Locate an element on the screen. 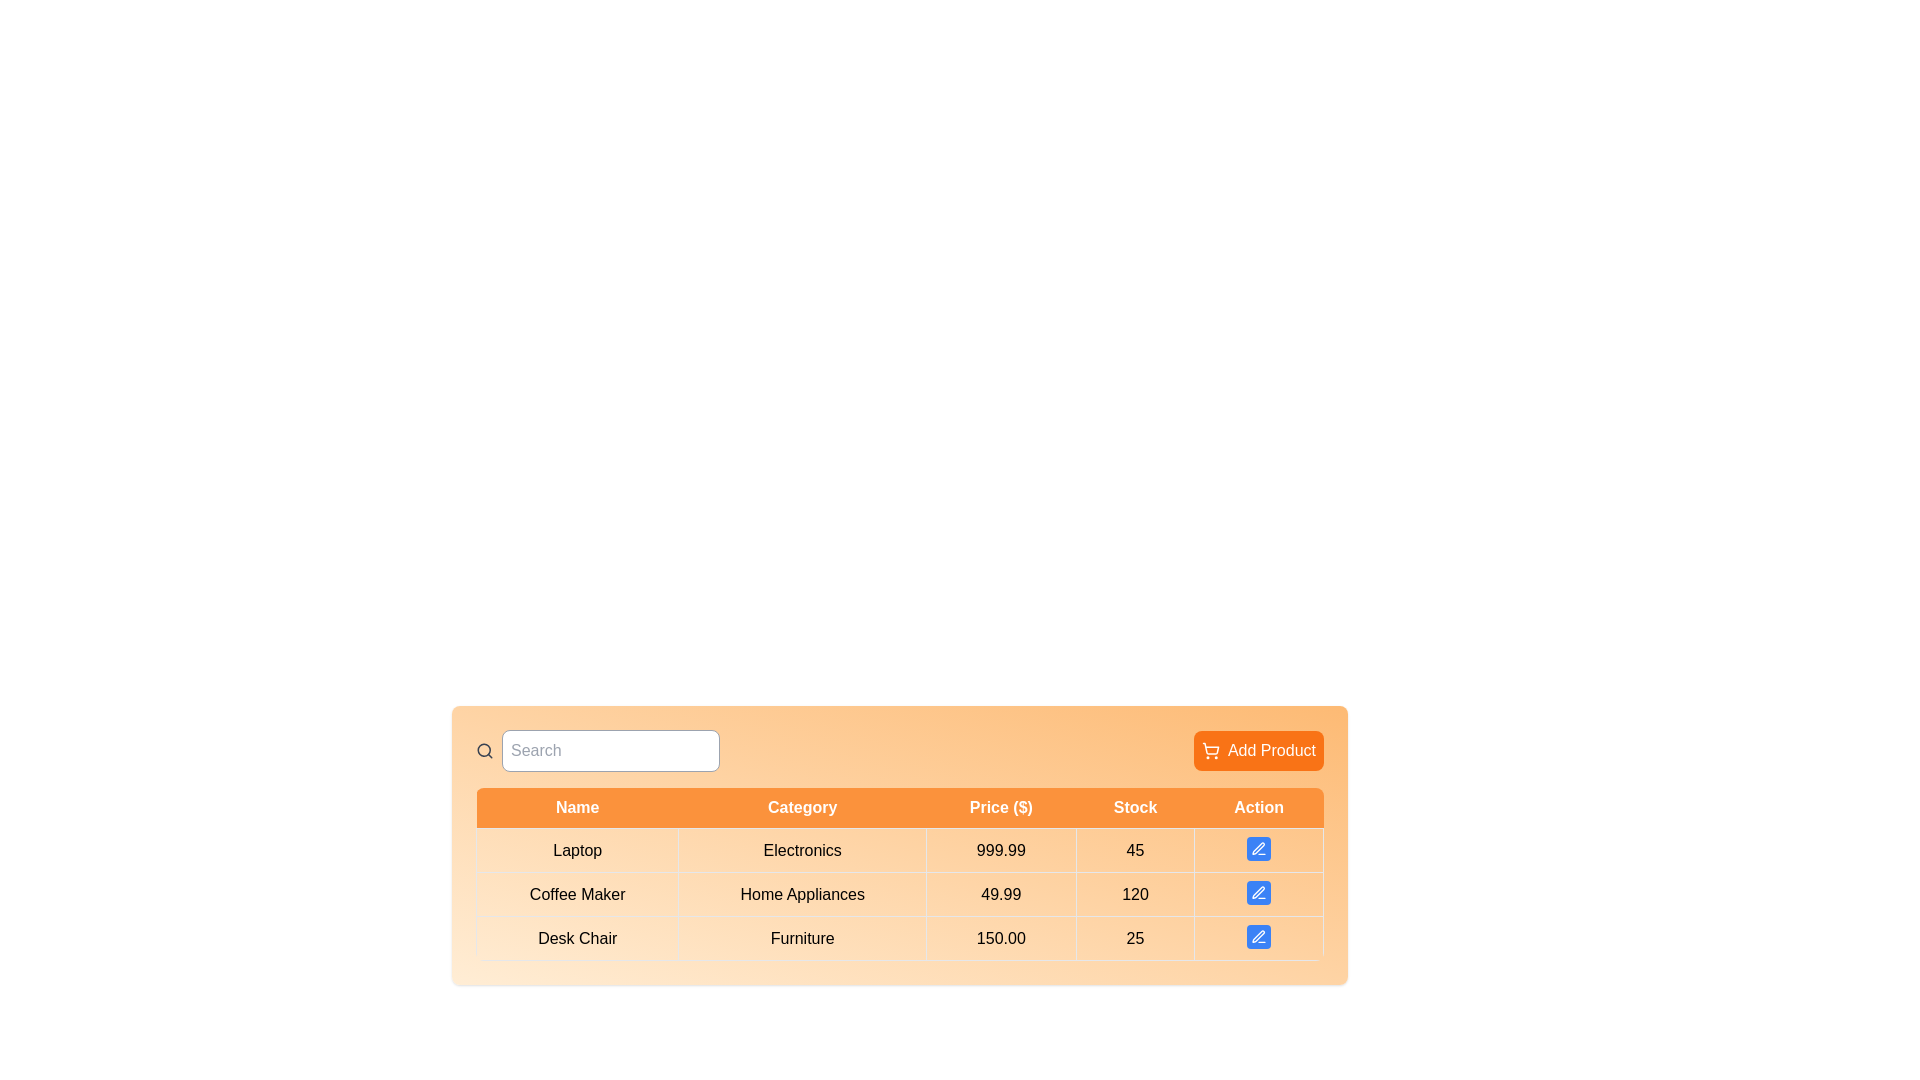 Image resolution: width=1920 pixels, height=1080 pixels. the numerical value '25' displayed in bold font under the 'Stock' column in the 'Desk Chair' row of the data table is located at coordinates (1135, 938).